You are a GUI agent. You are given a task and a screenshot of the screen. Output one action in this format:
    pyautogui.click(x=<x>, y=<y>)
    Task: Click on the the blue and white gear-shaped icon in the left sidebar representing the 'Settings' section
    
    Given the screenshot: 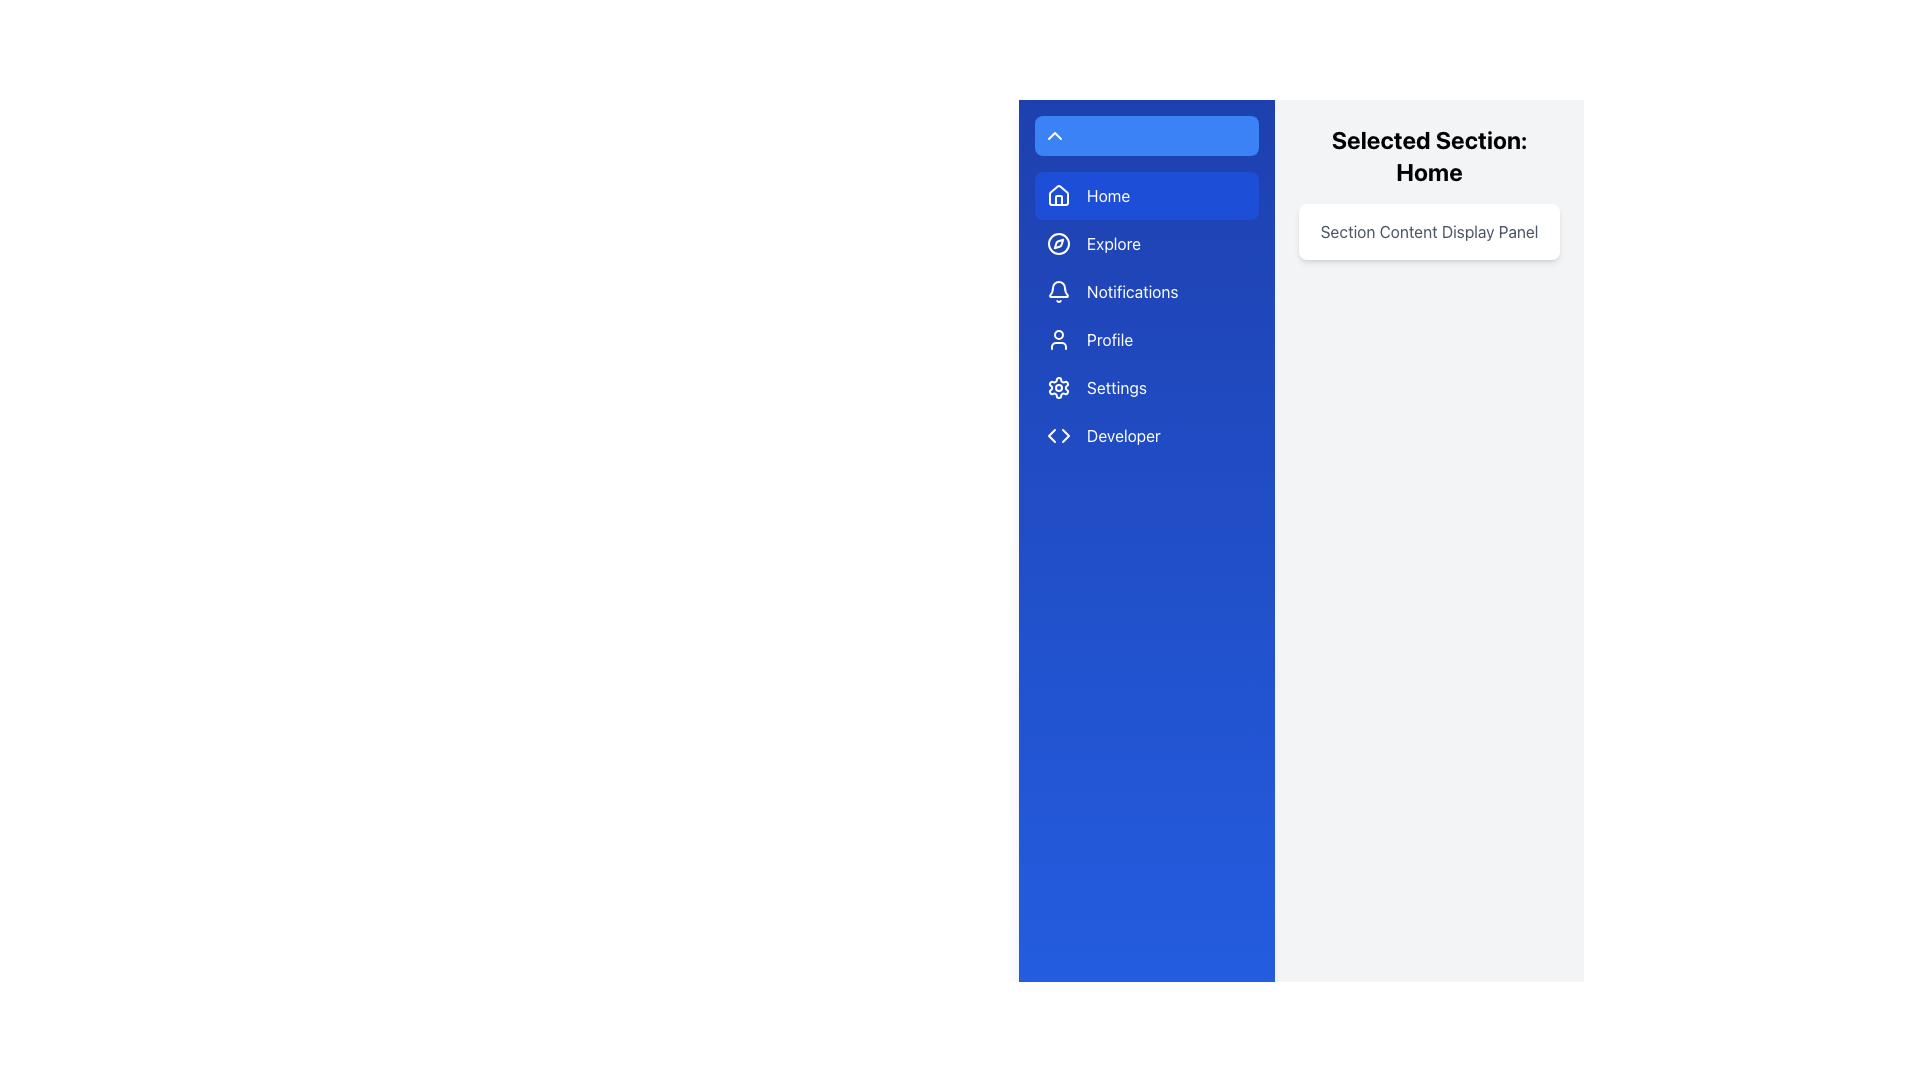 What is the action you would take?
    pyautogui.click(x=1058, y=388)
    